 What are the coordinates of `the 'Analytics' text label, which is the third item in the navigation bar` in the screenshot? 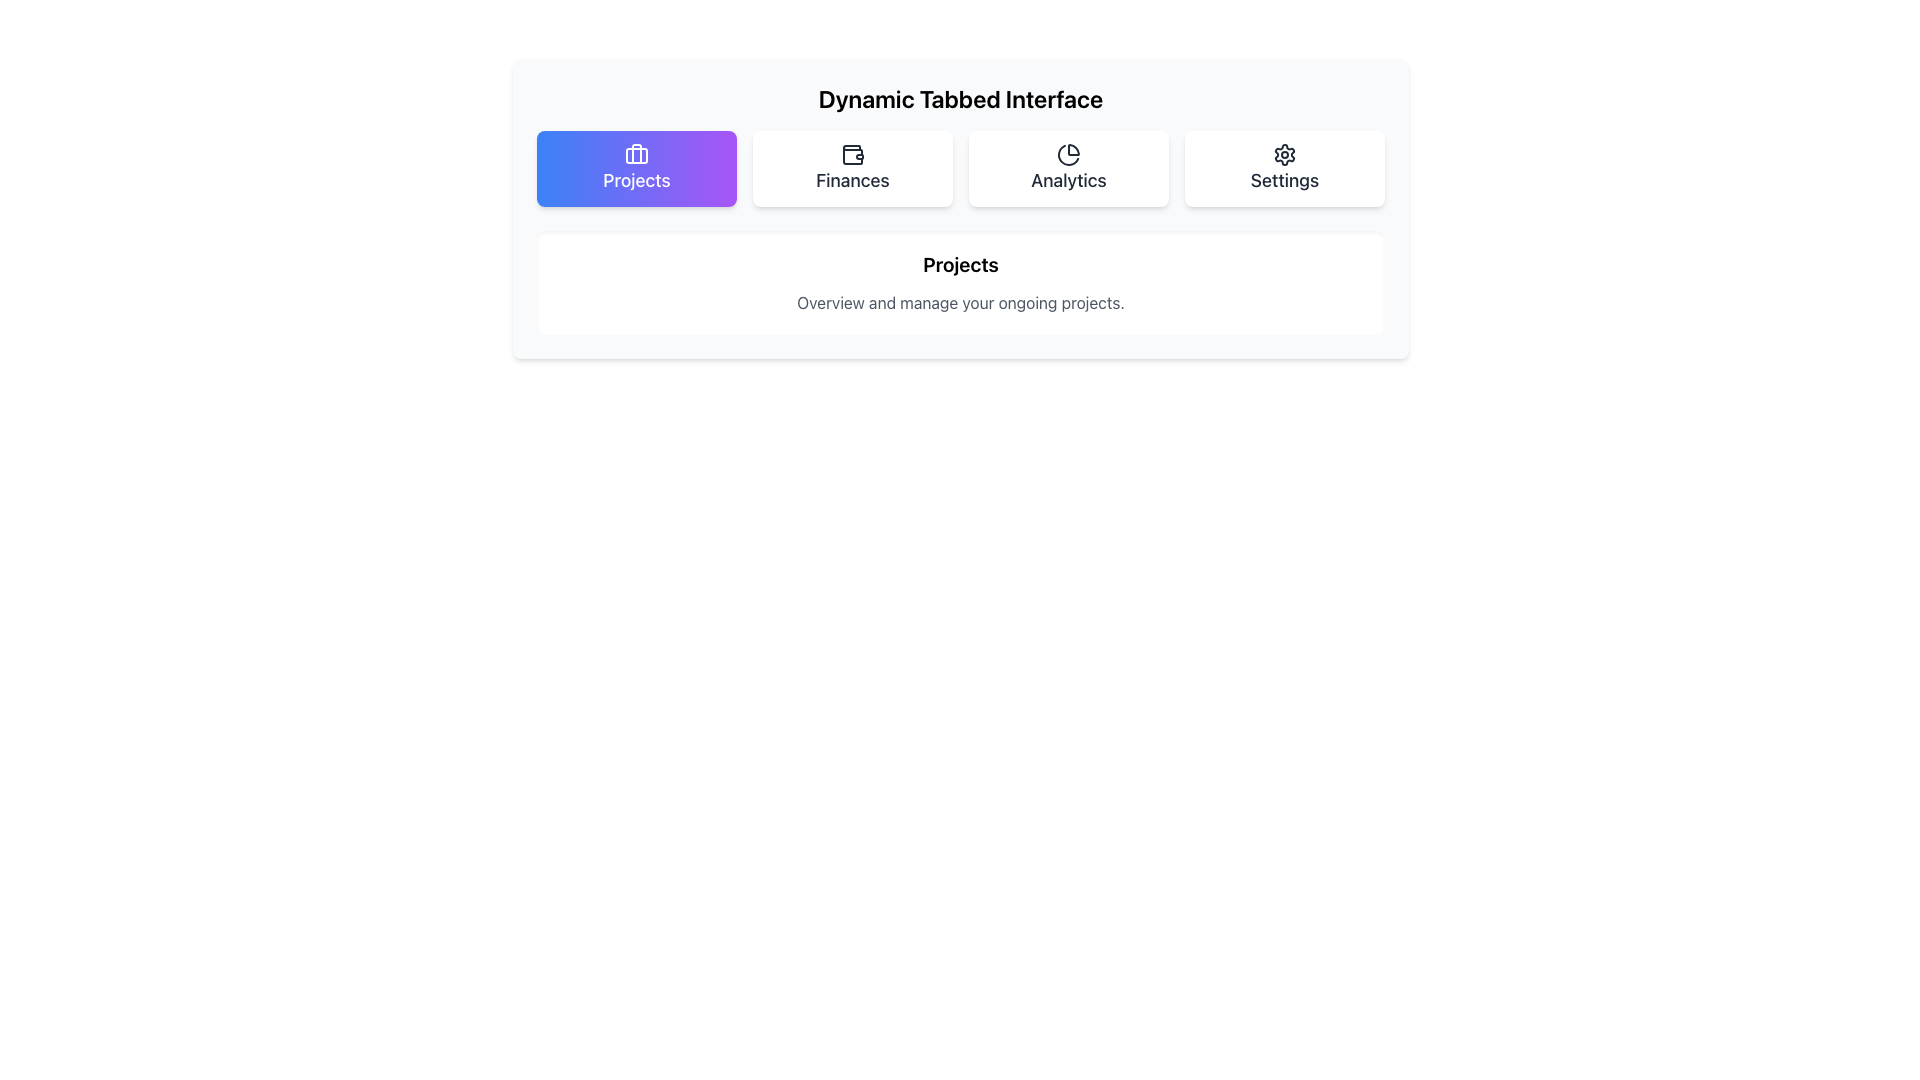 It's located at (1068, 181).